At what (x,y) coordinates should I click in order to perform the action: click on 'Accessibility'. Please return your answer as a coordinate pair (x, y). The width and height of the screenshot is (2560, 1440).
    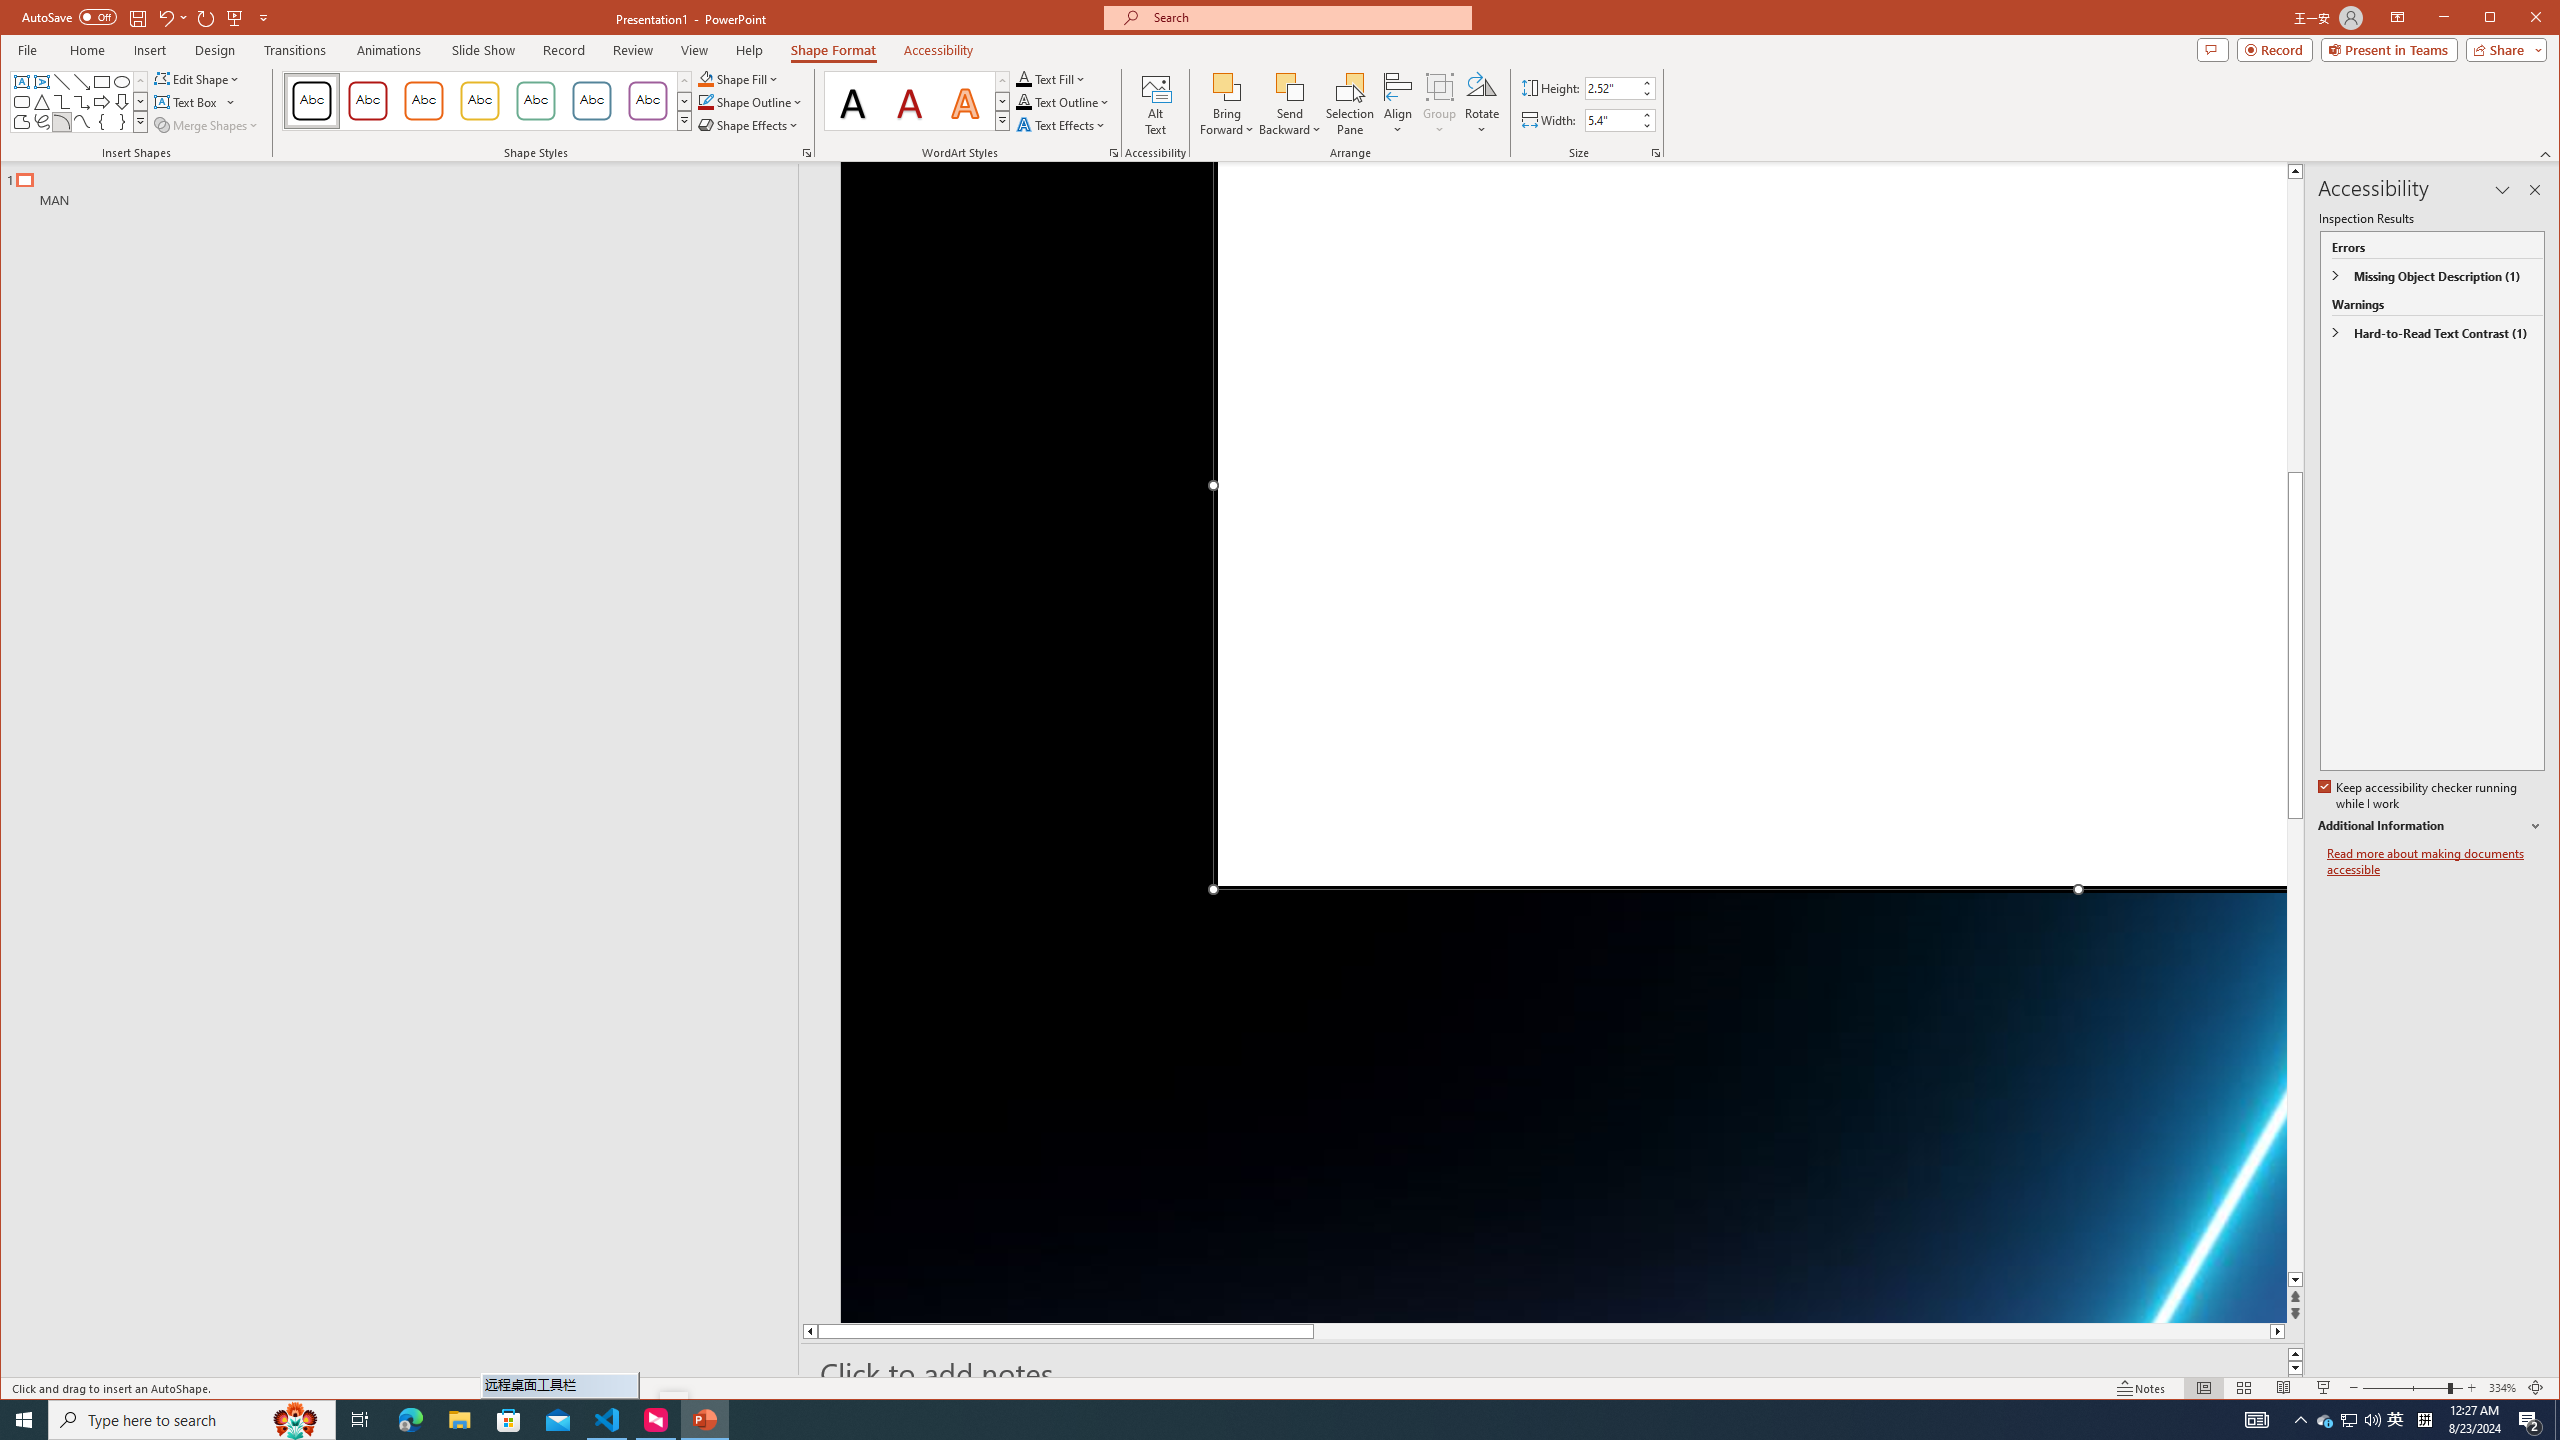
    Looking at the image, I should click on (938, 49).